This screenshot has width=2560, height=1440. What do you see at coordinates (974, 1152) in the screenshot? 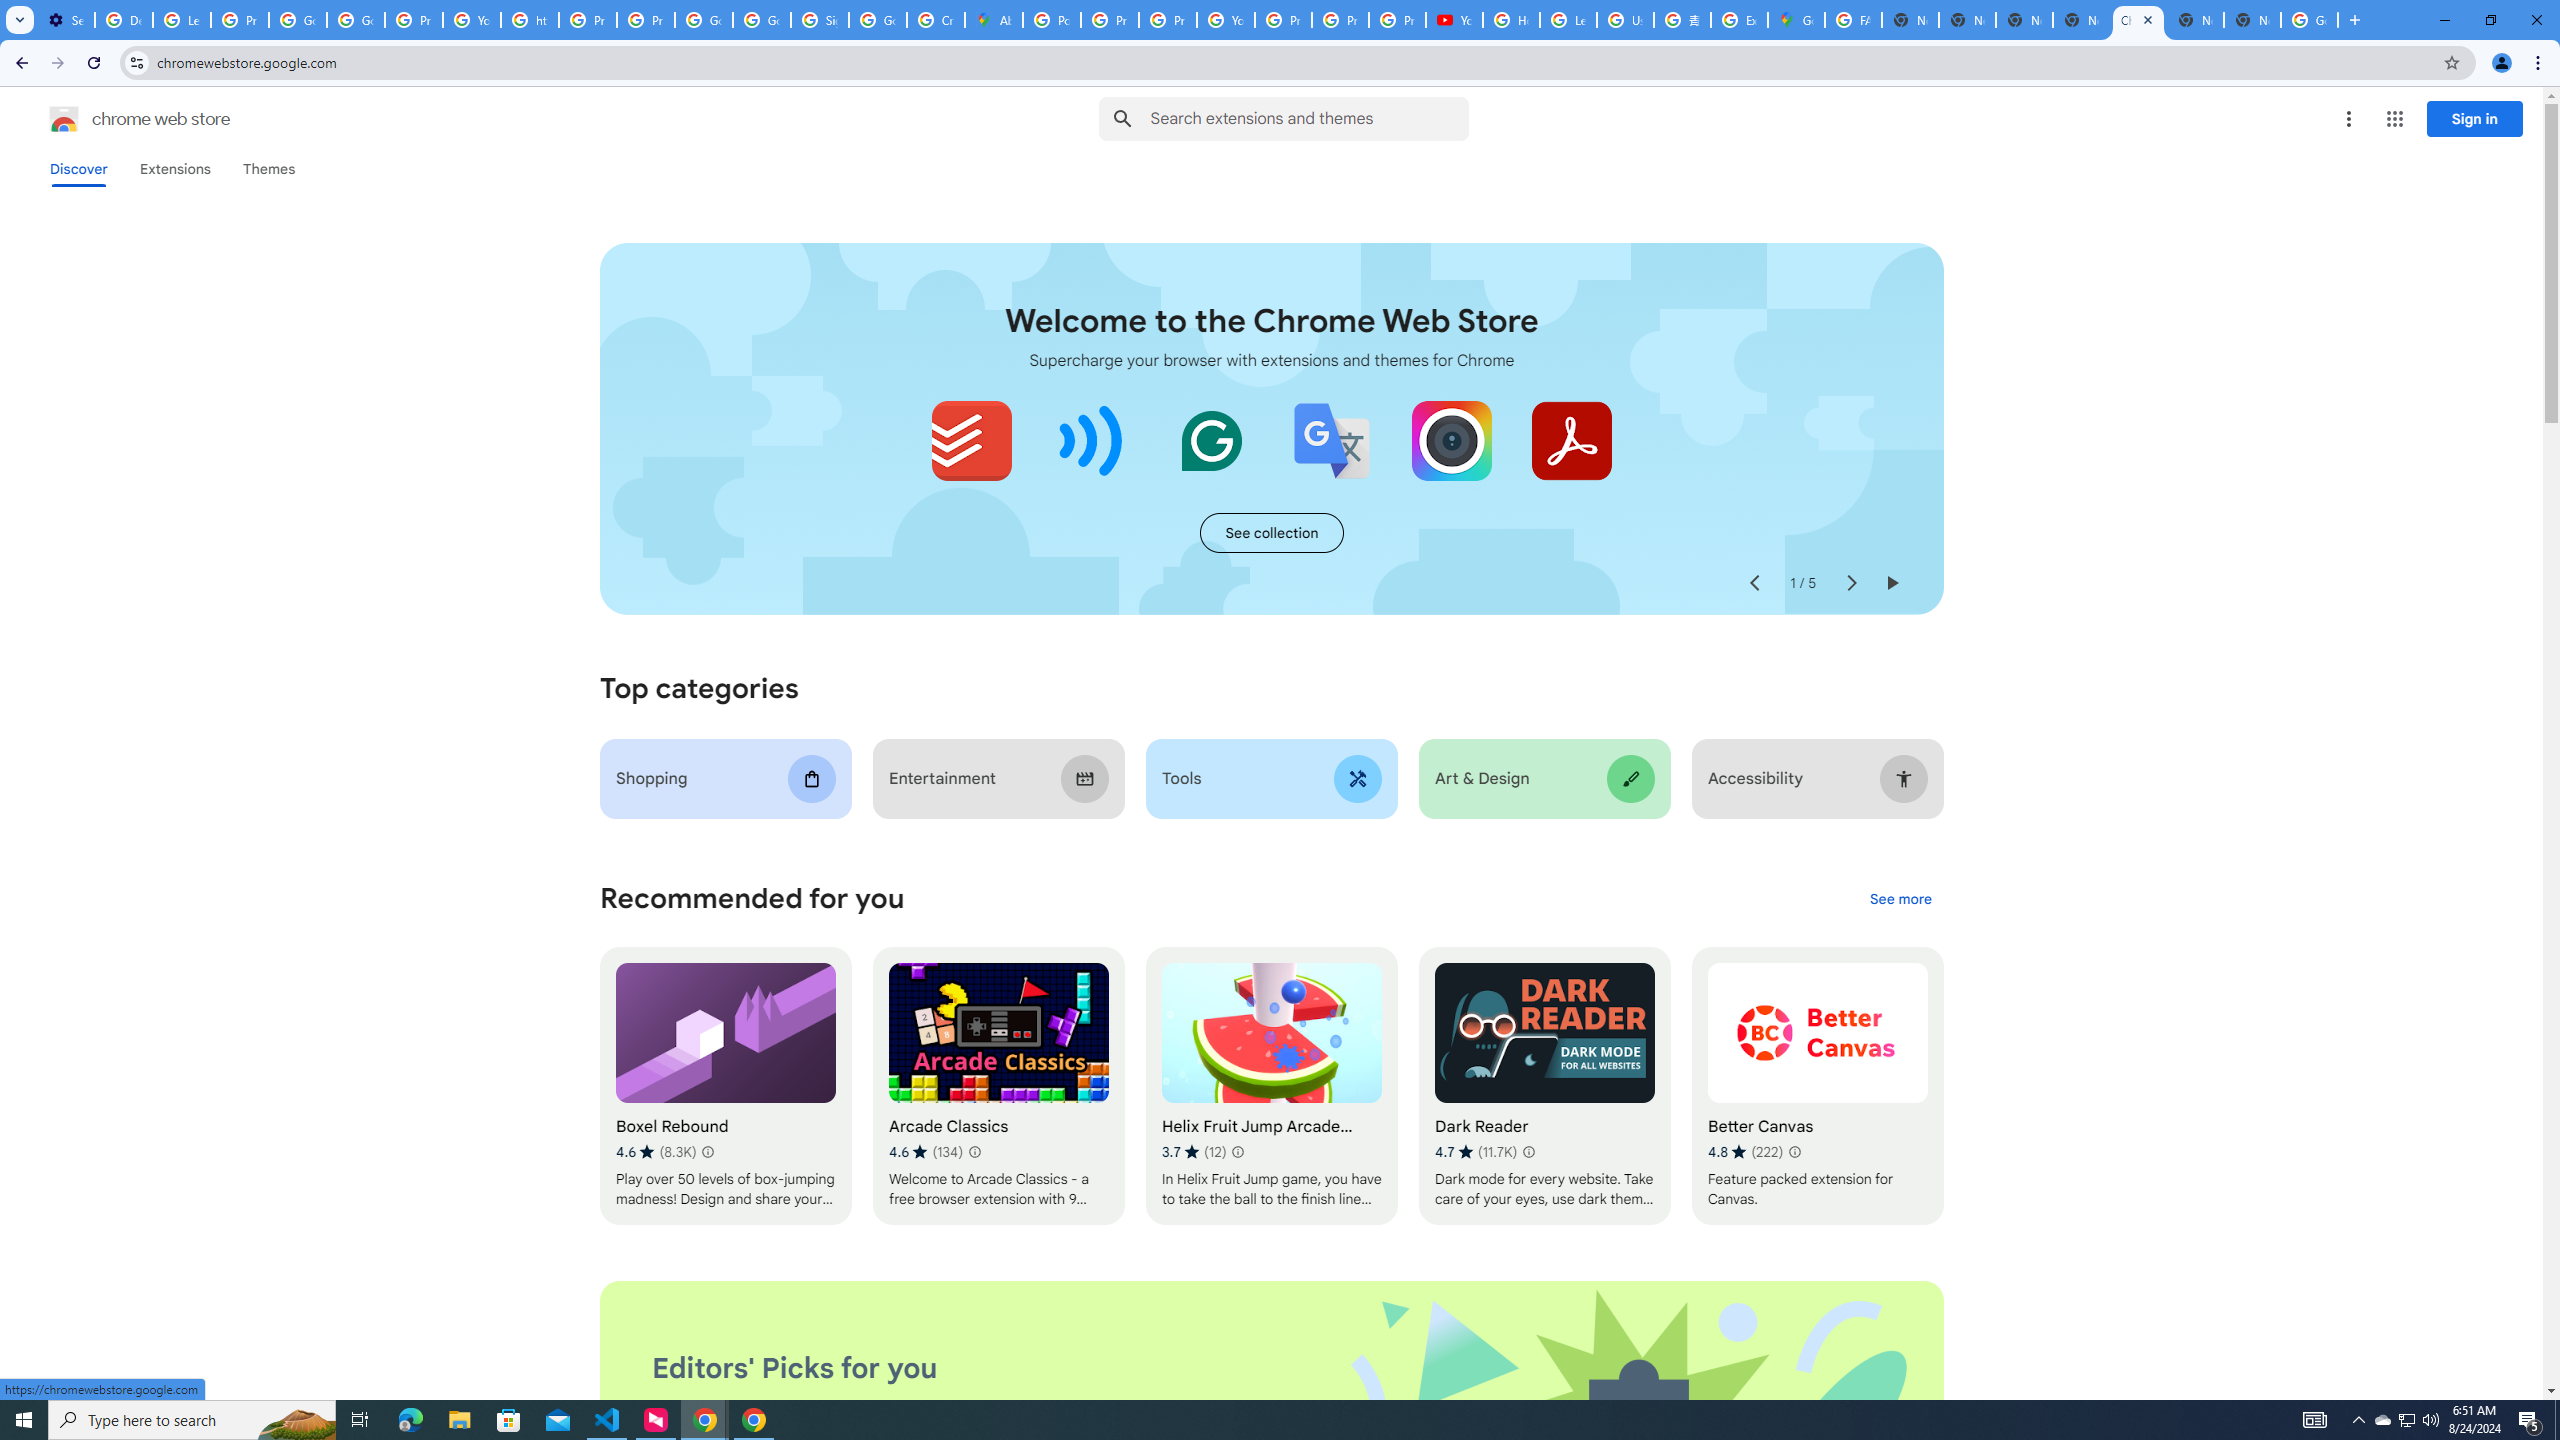
I see `'Learn more about results and reviews "Arcade Classics"'` at bounding box center [974, 1152].